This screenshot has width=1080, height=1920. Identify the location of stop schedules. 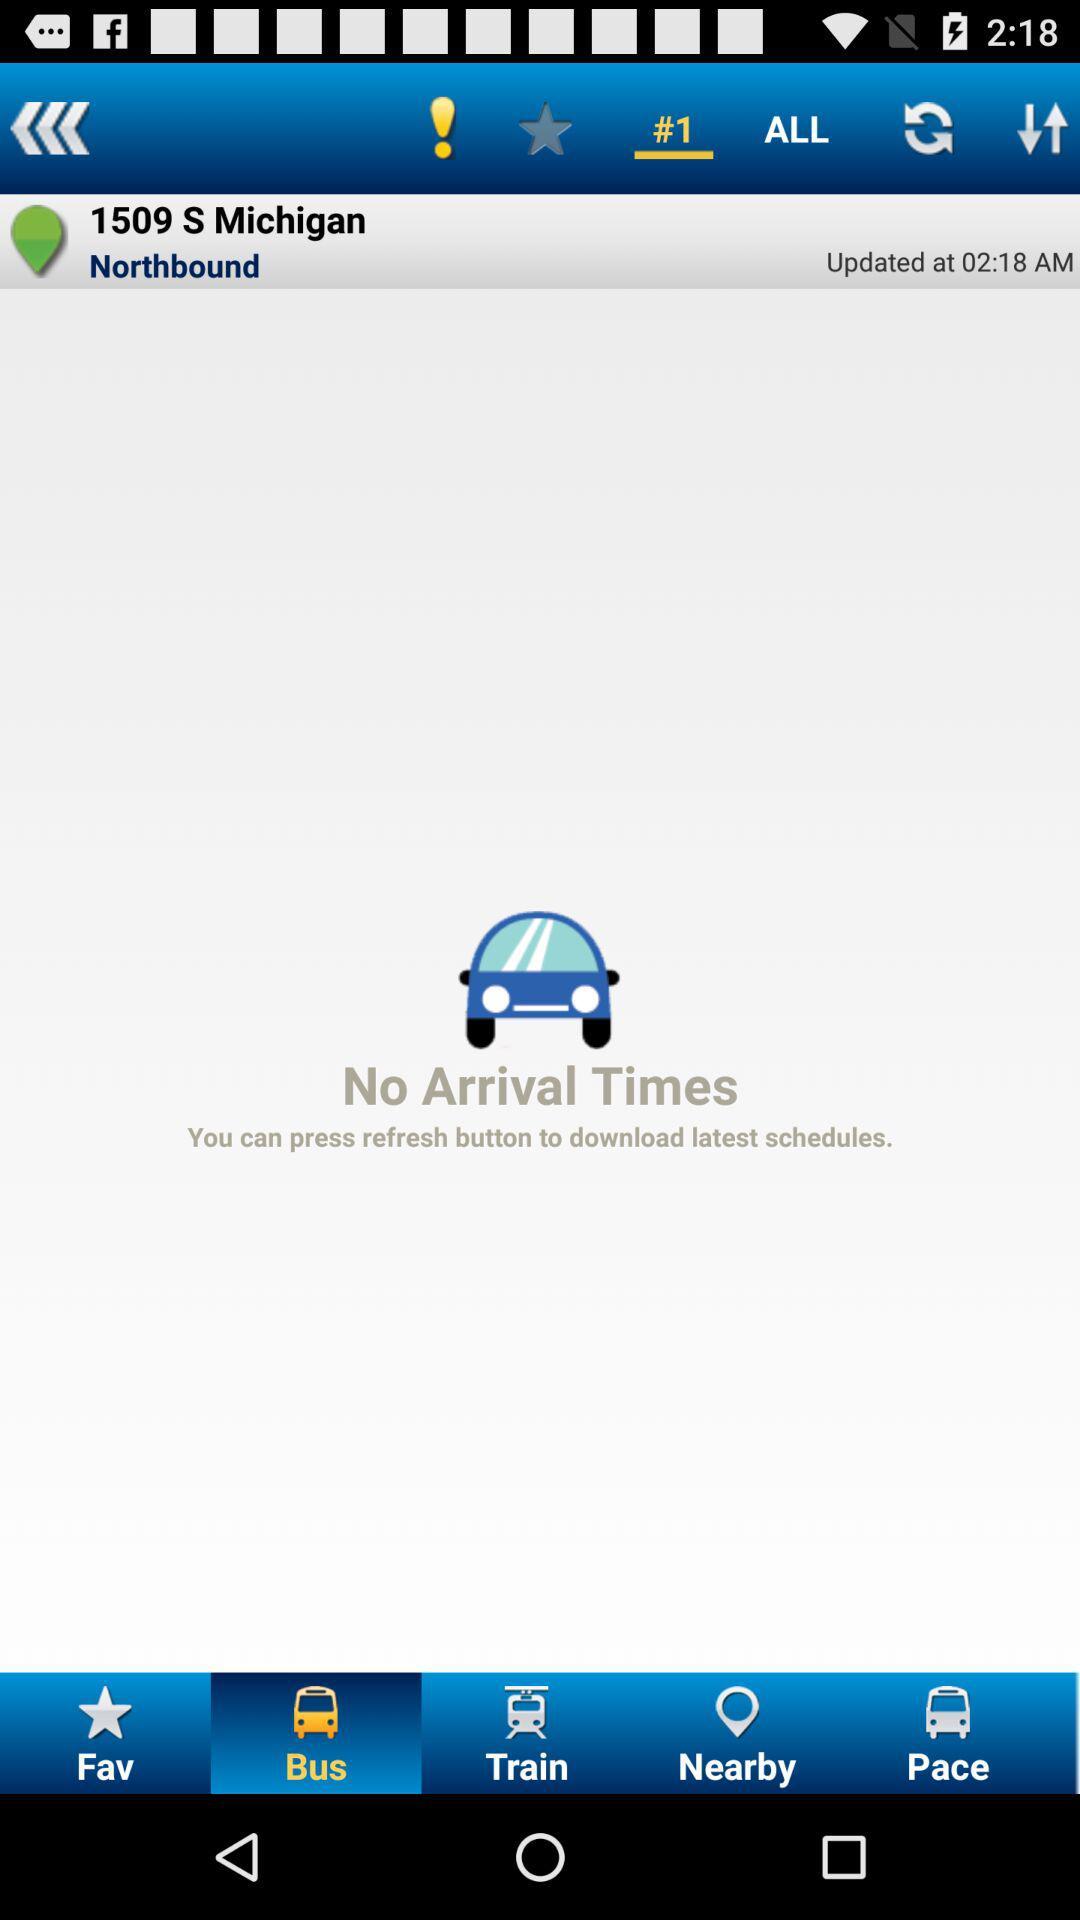
(1042, 127).